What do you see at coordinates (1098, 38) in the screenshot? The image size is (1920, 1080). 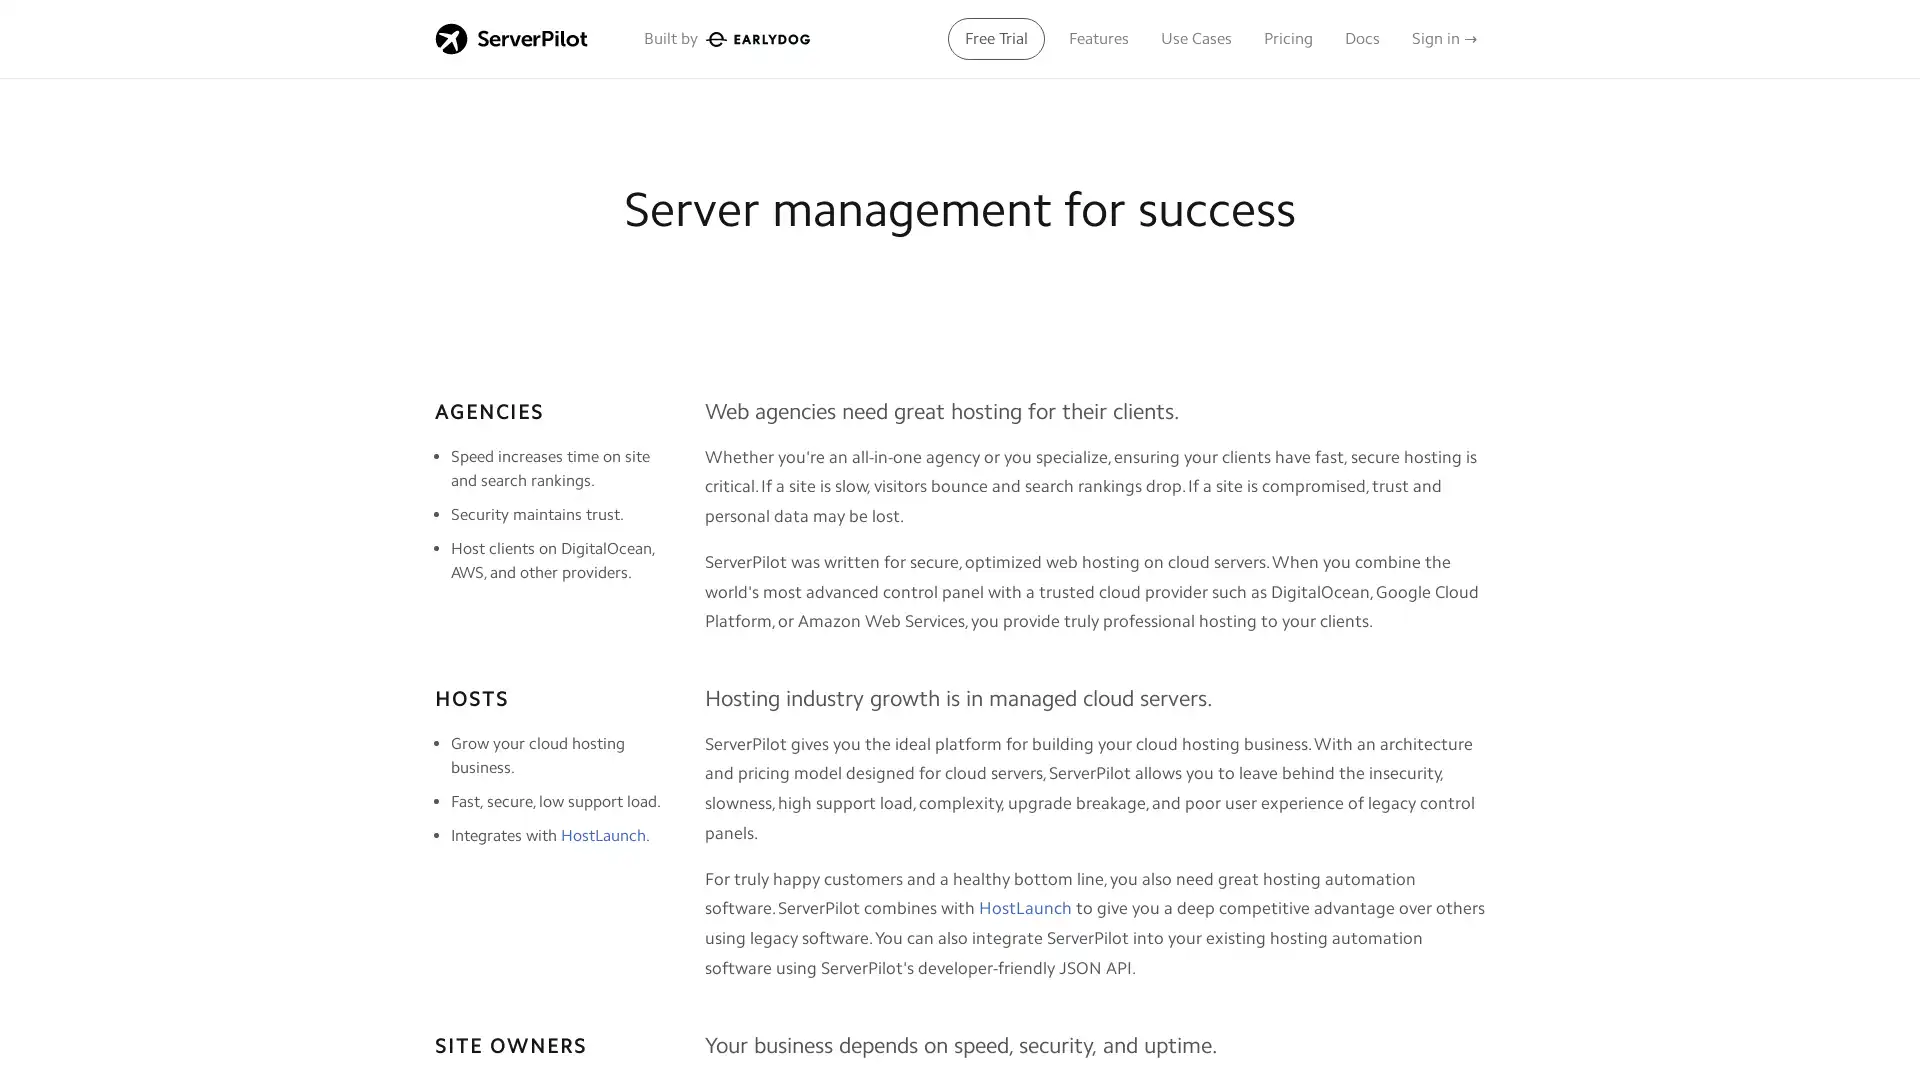 I see `Features` at bounding box center [1098, 38].